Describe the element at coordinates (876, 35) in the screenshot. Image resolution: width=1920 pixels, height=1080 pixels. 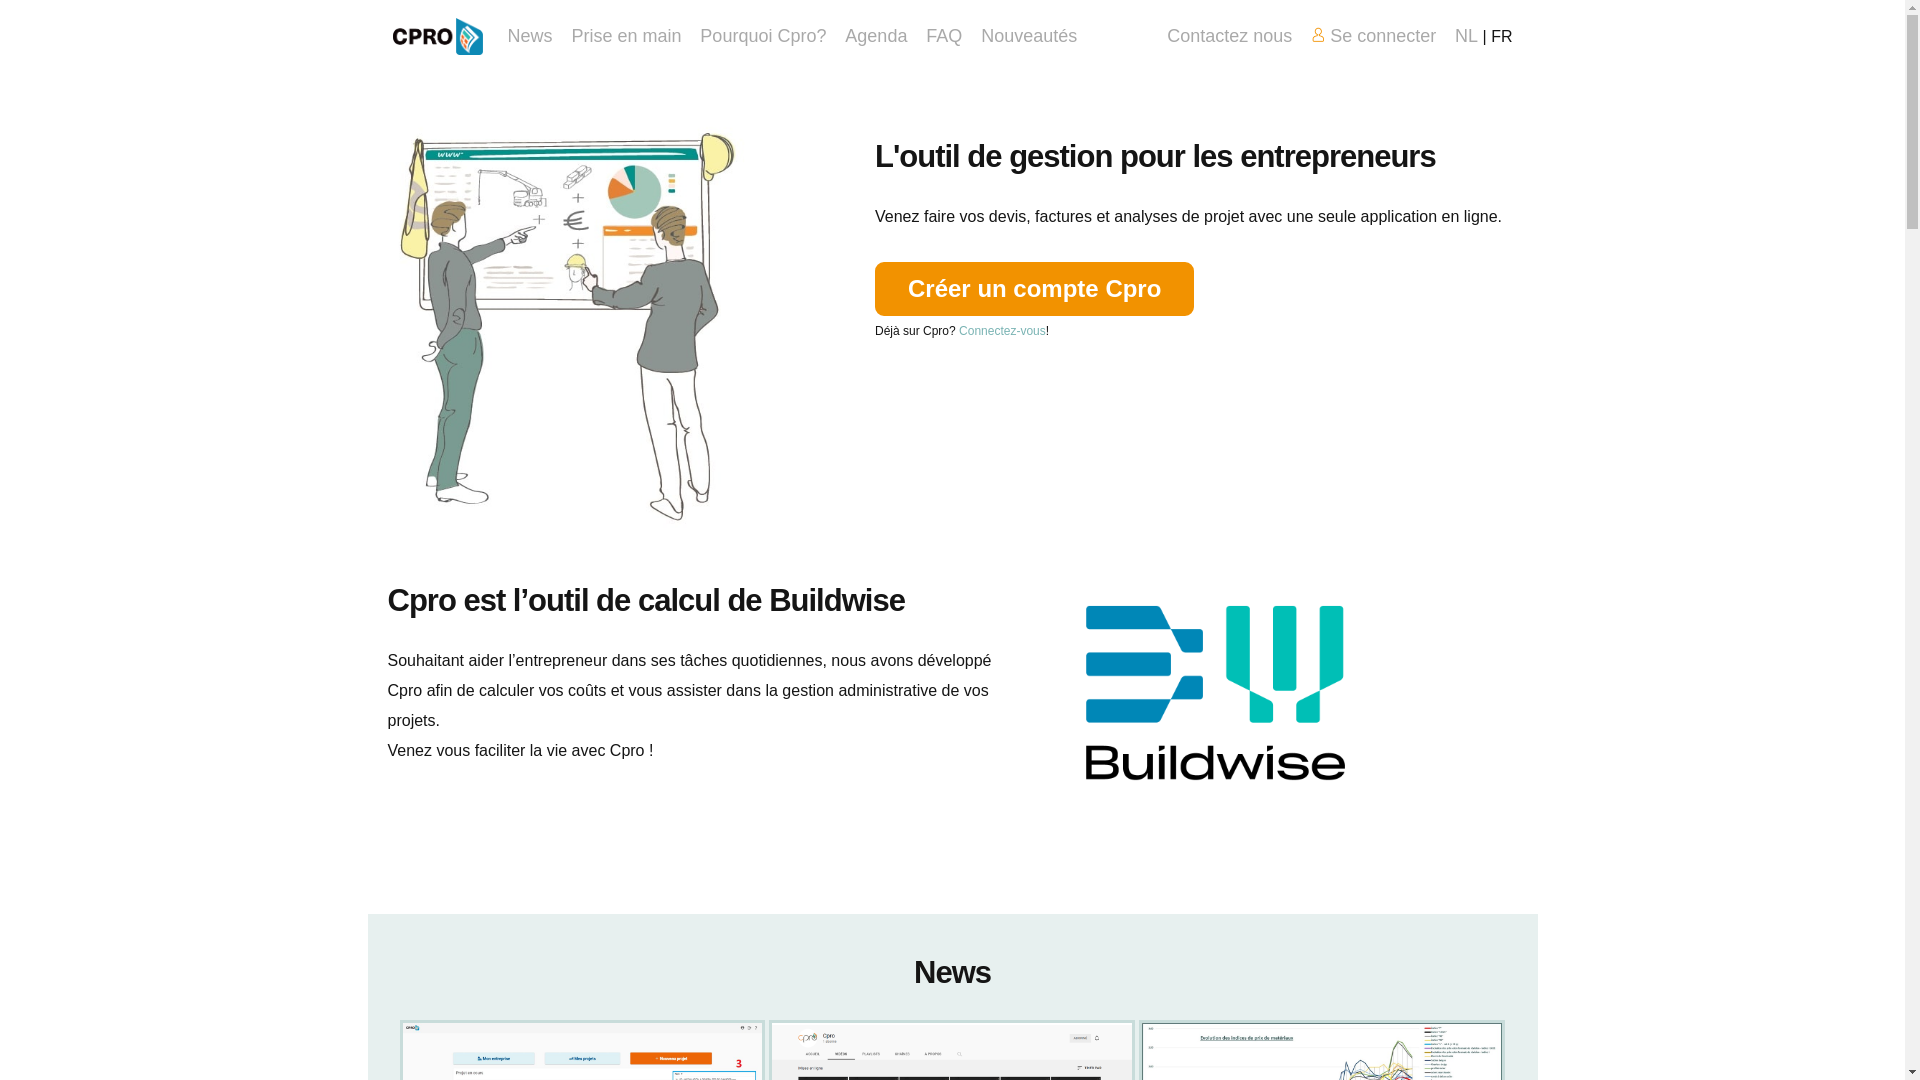
I see `'Agenda'` at that location.